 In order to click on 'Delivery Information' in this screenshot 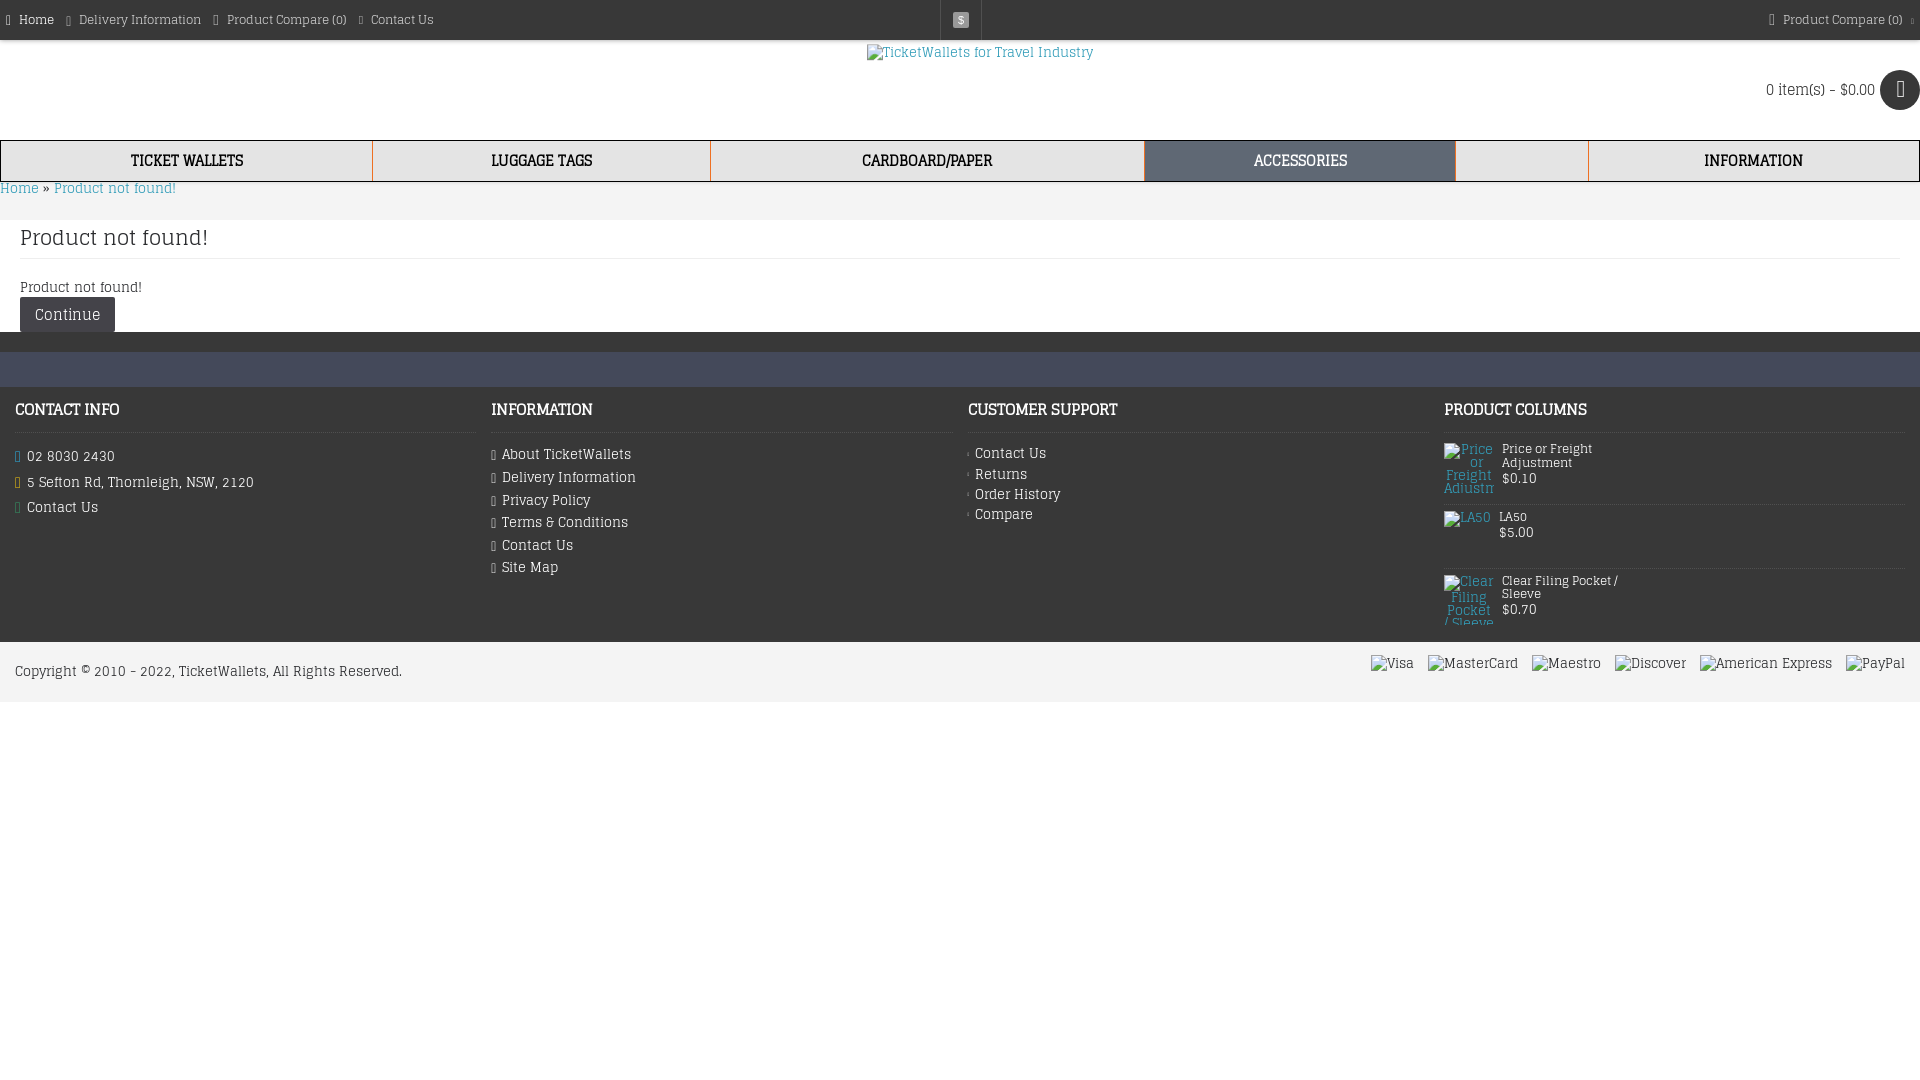, I will do `click(59, 19)`.